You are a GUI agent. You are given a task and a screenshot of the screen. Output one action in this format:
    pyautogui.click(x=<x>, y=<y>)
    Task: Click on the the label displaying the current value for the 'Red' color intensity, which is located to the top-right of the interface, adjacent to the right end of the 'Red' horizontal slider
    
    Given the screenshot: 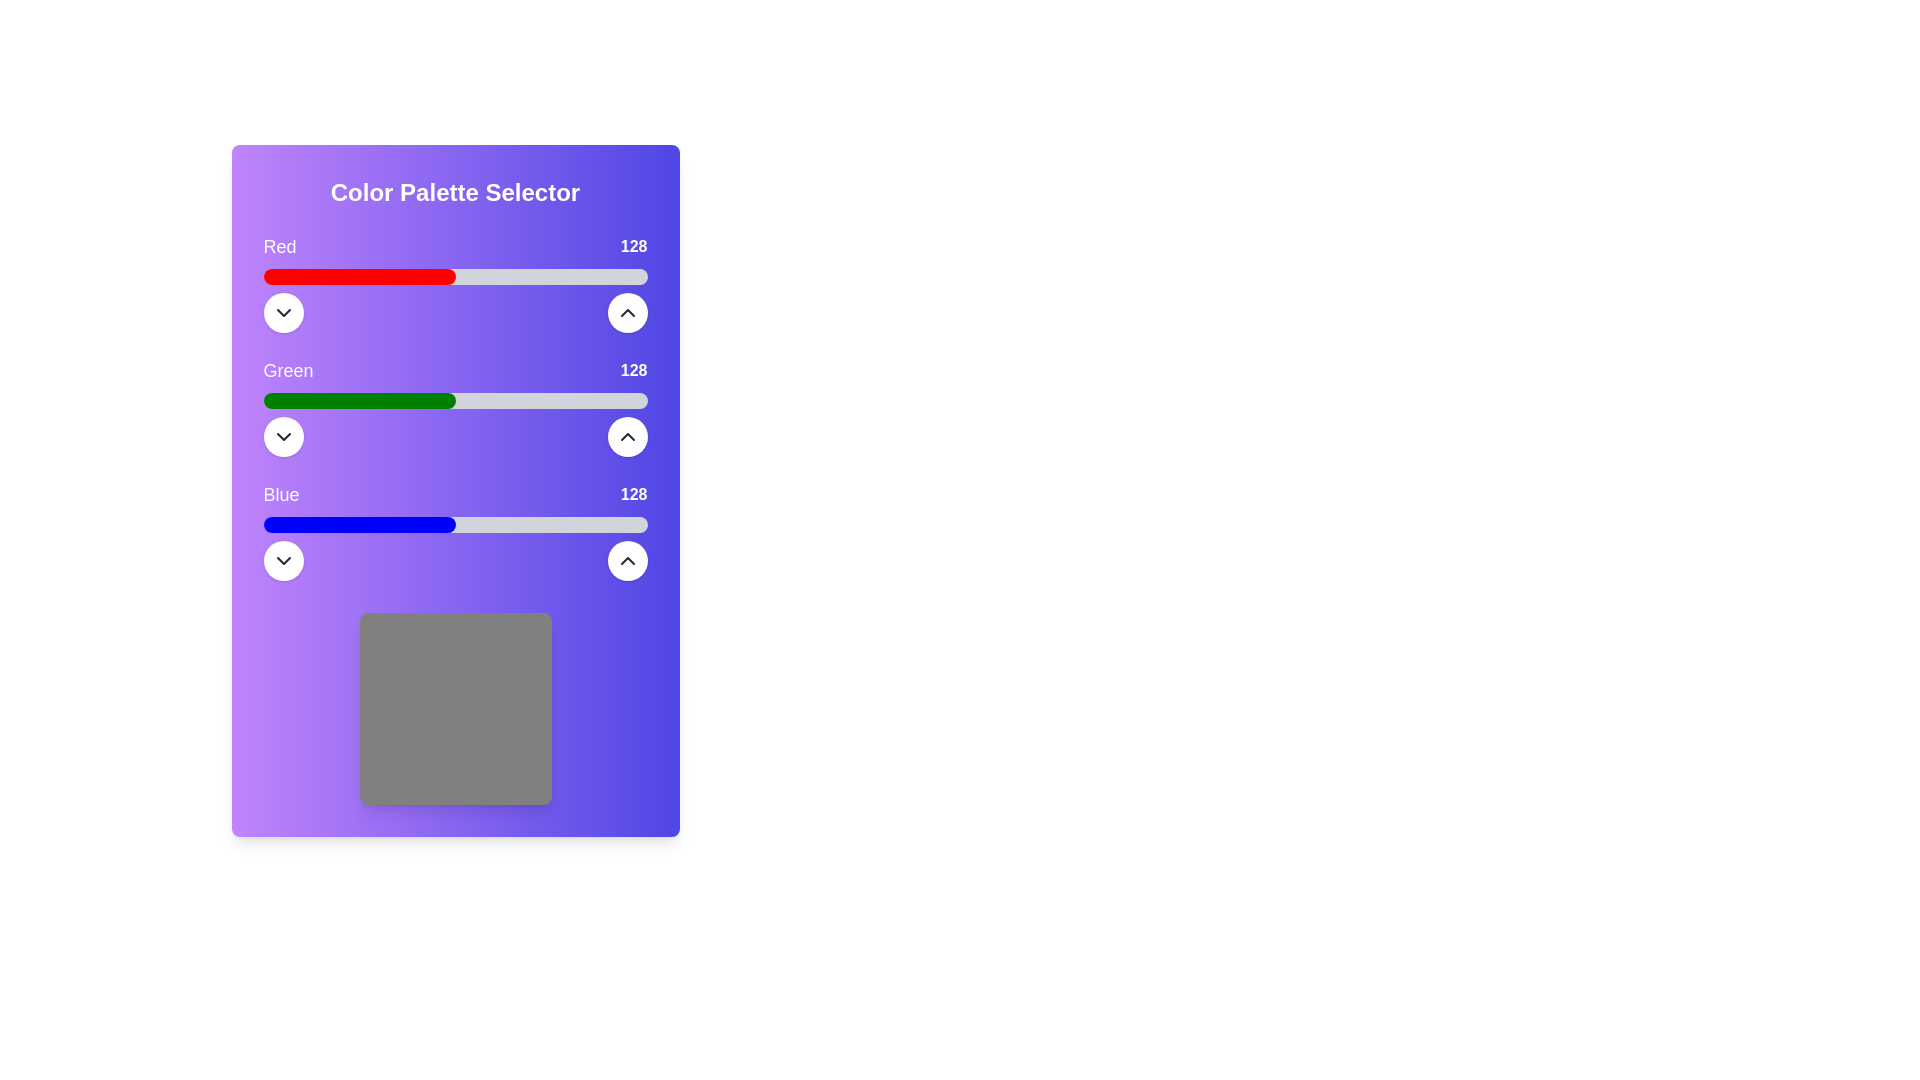 What is the action you would take?
    pyautogui.click(x=633, y=245)
    